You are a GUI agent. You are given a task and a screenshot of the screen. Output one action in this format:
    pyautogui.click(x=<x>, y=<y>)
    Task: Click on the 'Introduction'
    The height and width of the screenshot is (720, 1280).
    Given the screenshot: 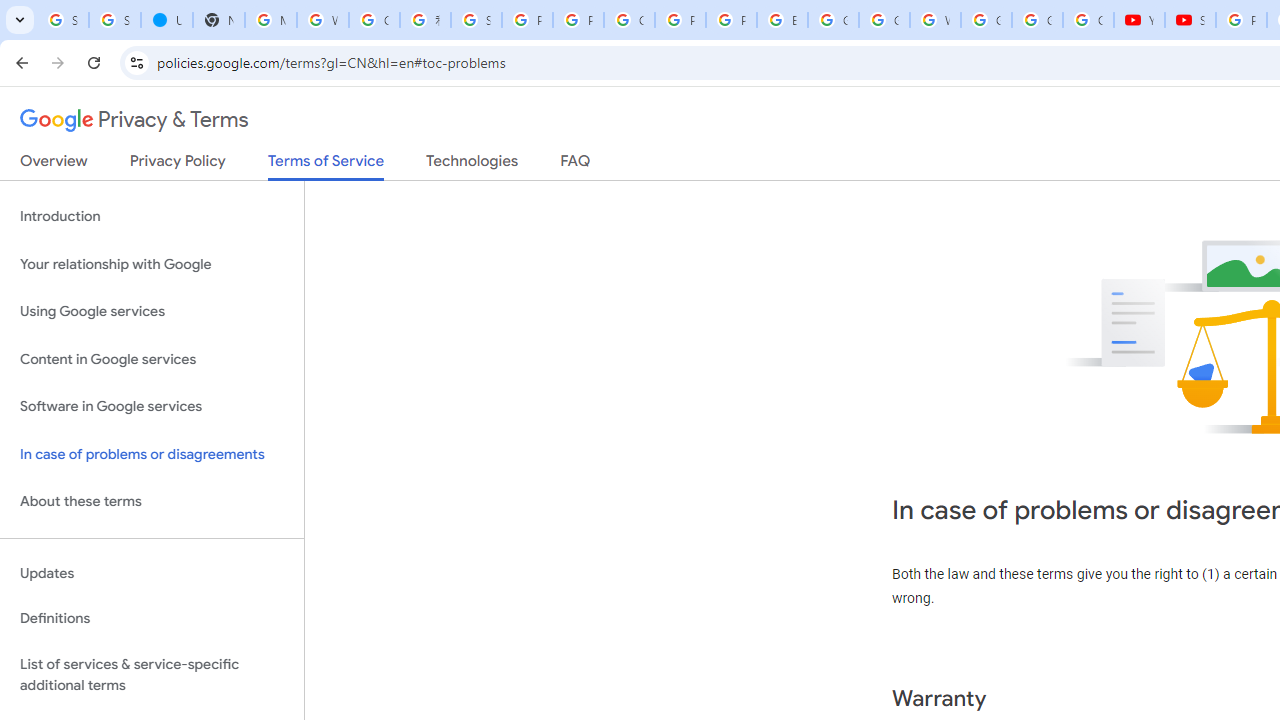 What is the action you would take?
    pyautogui.click(x=151, y=217)
    